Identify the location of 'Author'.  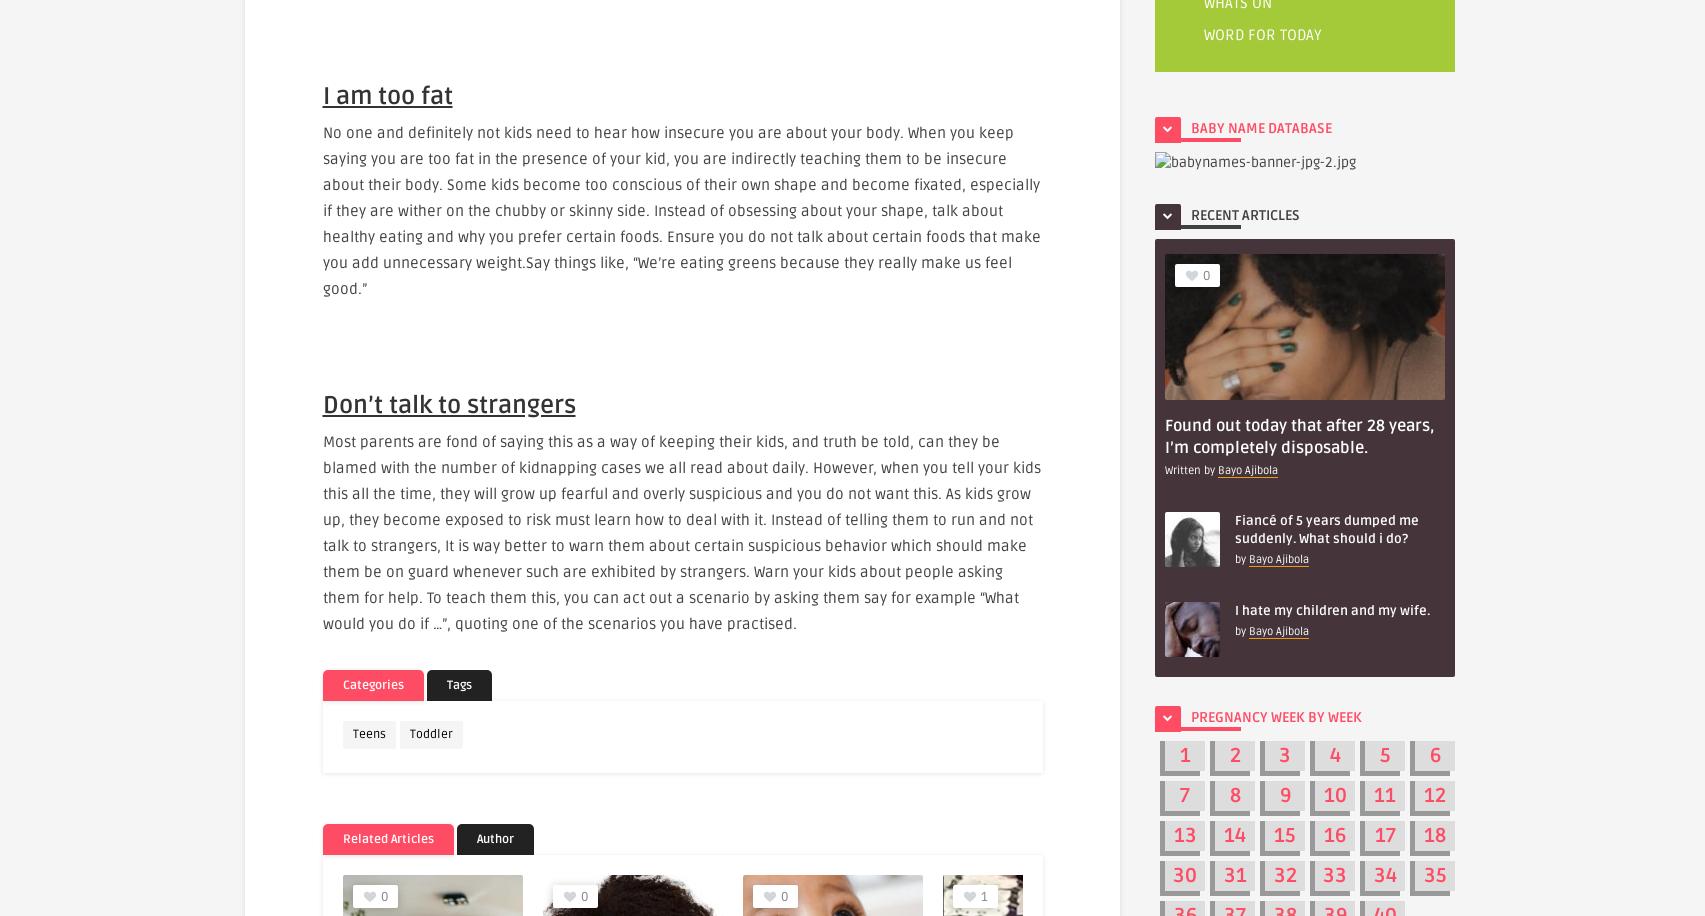
(493, 838).